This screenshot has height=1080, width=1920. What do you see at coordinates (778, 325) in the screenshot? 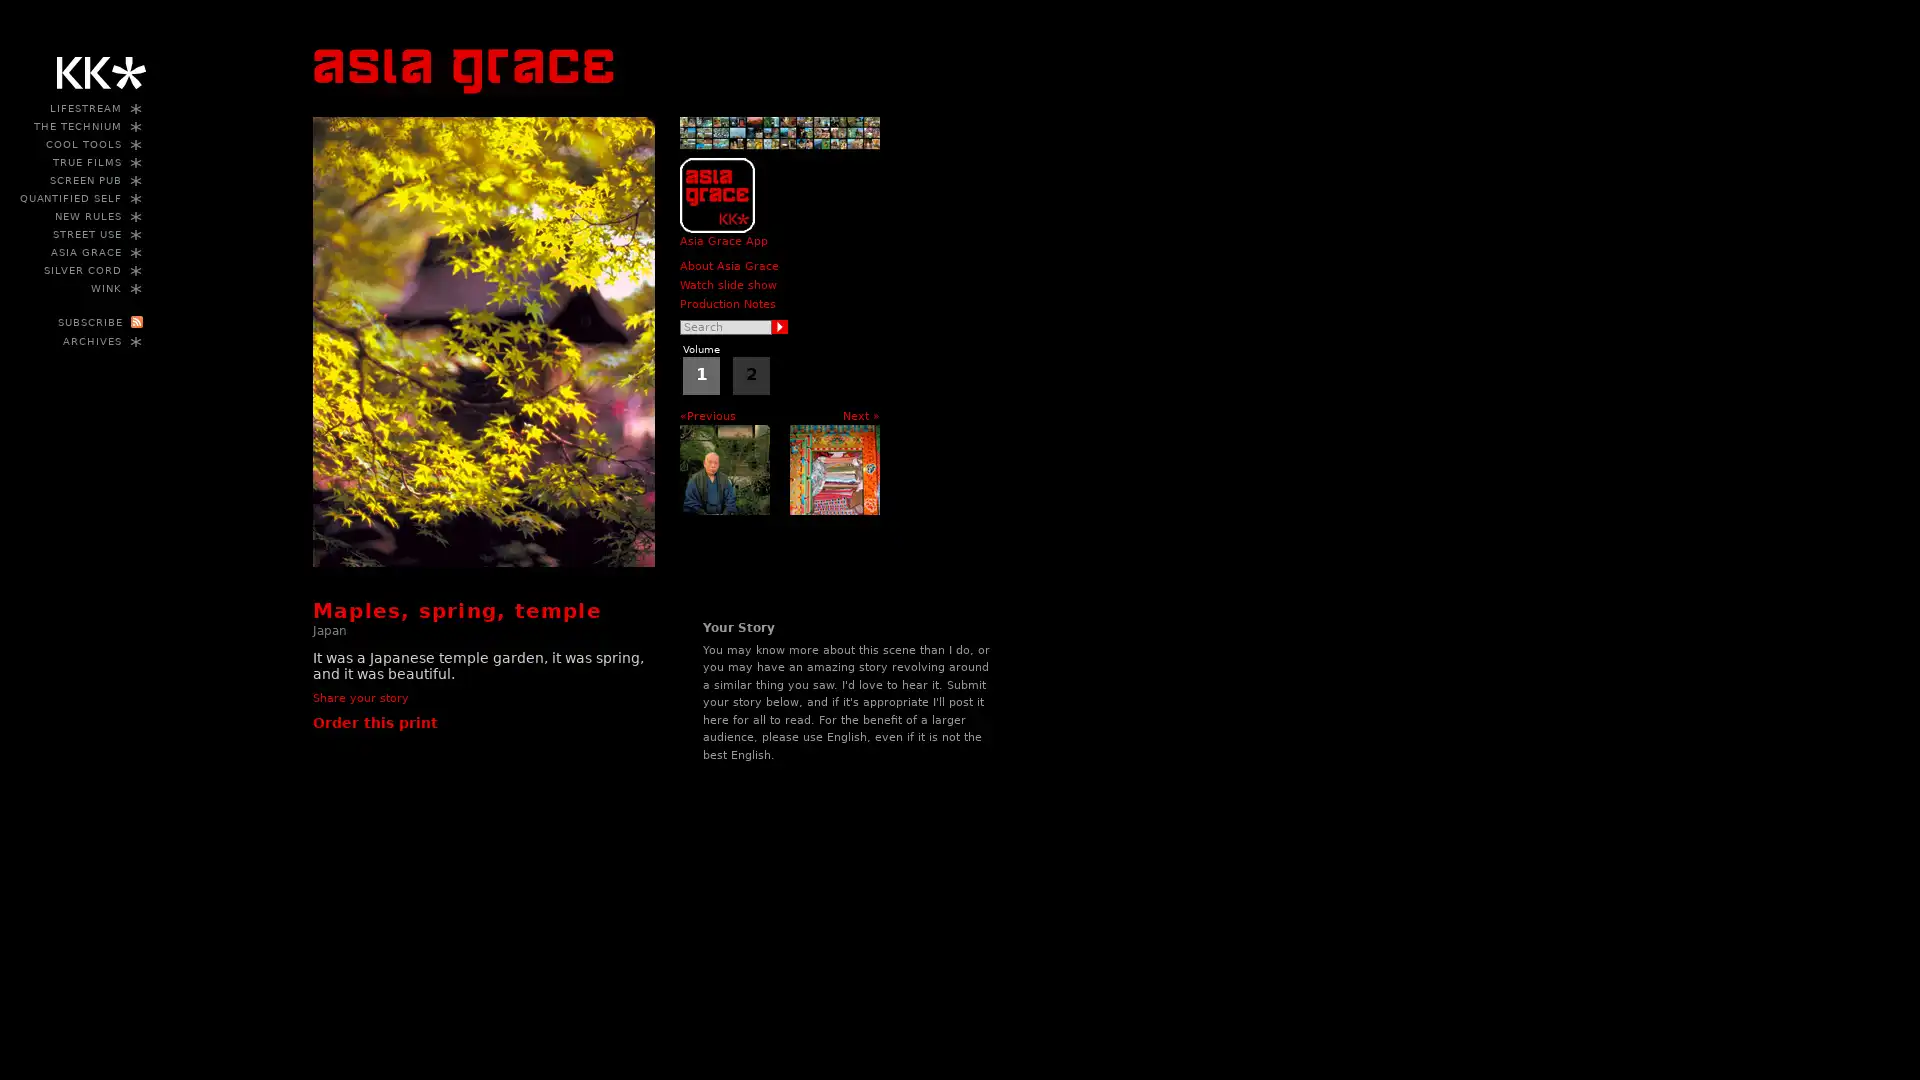
I see `Search` at bounding box center [778, 325].